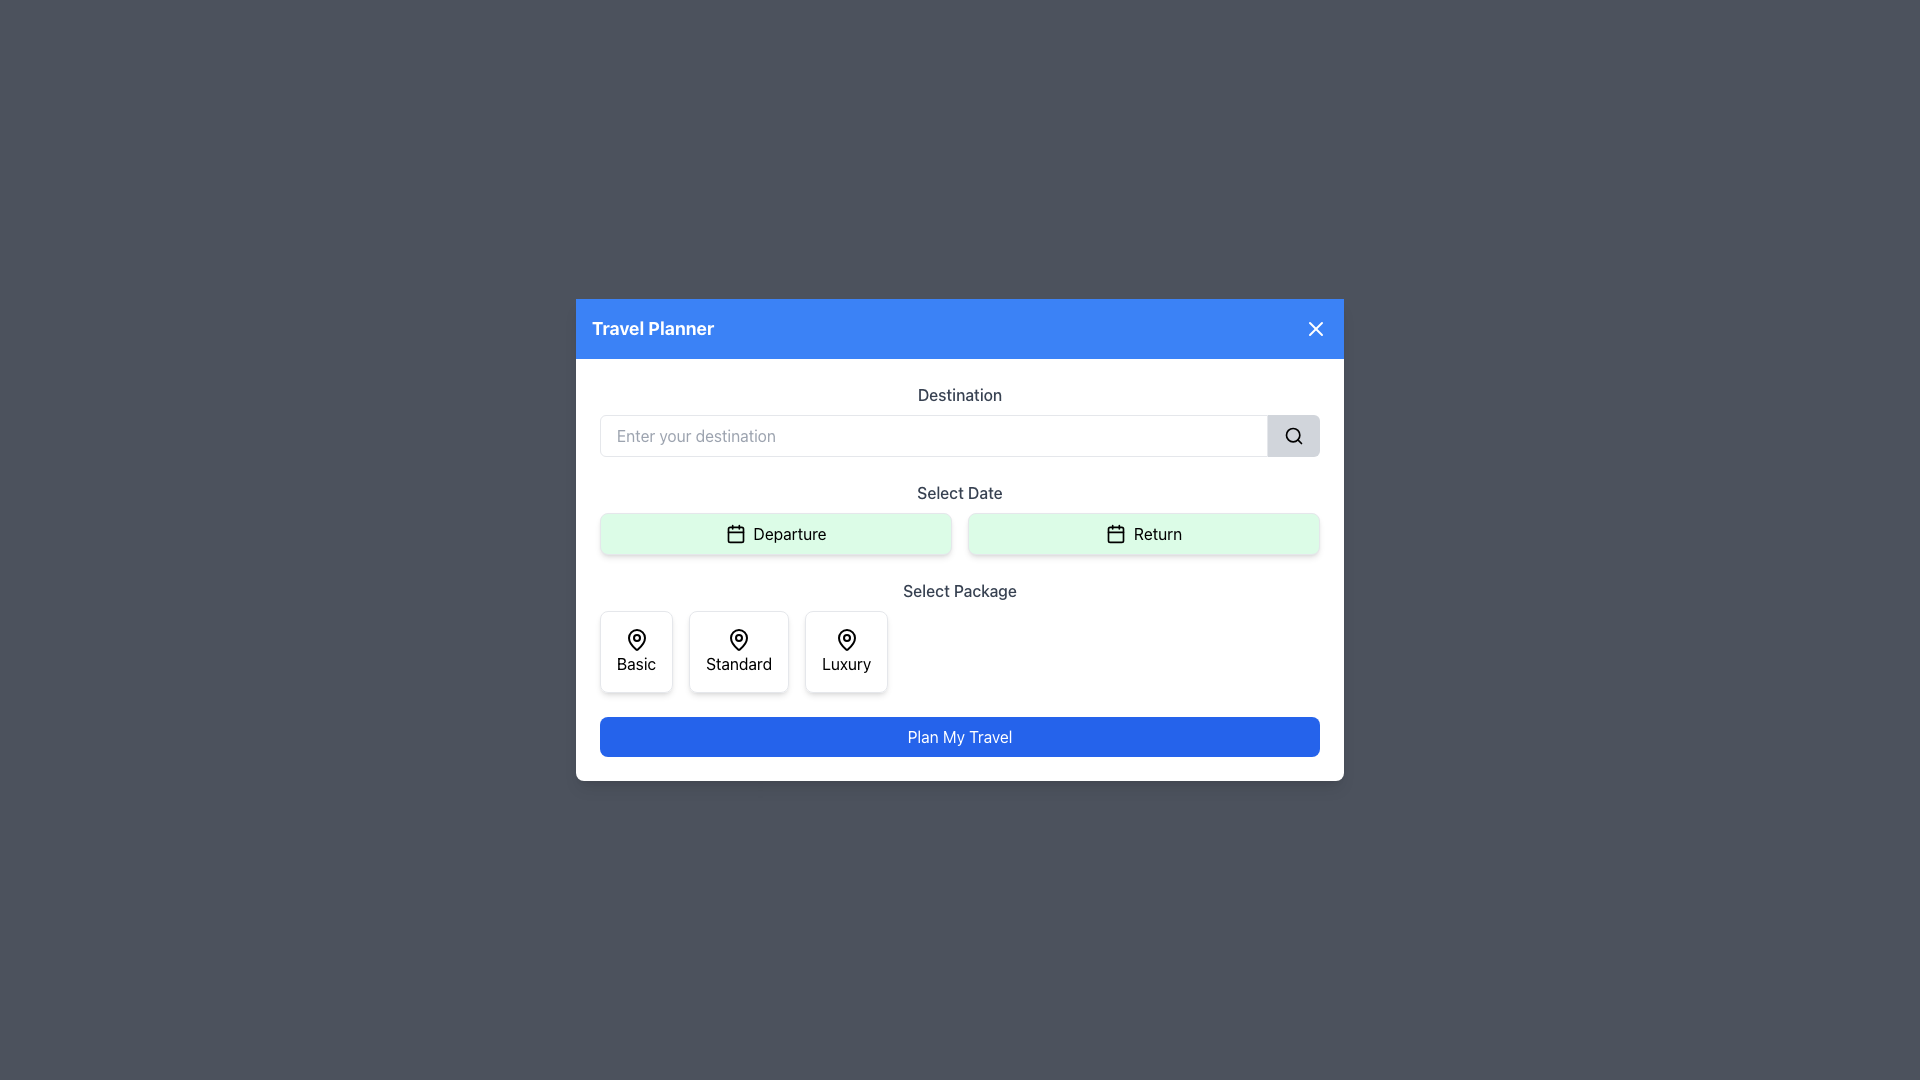 The height and width of the screenshot is (1080, 1920). Describe the element at coordinates (789, 532) in the screenshot. I see `the 'Departure' text label, which is part of a button-like component with a light green background and rounded edges, located in the 'Select Date' section adjacent to a calendar icon` at that location.